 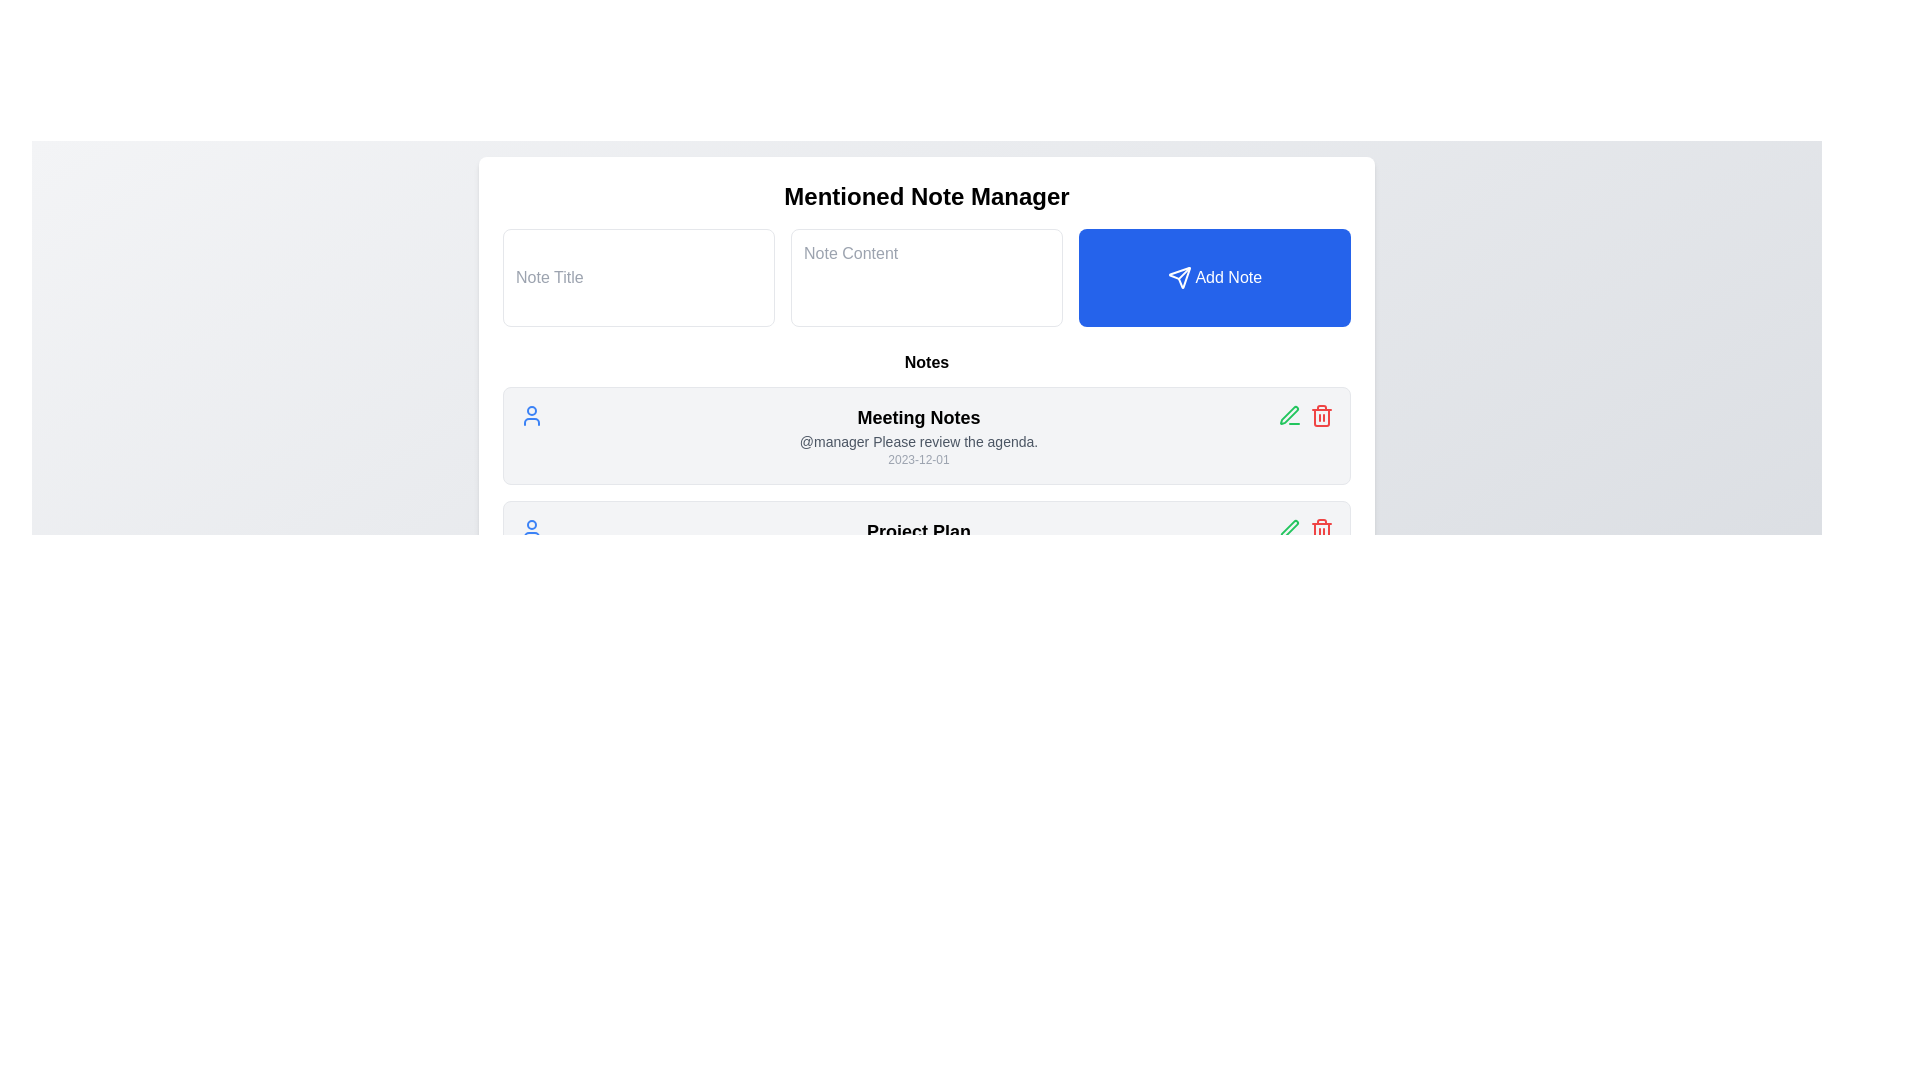 What do you see at coordinates (917, 459) in the screenshot?
I see `the text label displaying the date '2023-12-01' positioned below the message '@manager Please review the agenda.' in the Meeting Notes section` at bounding box center [917, 459].